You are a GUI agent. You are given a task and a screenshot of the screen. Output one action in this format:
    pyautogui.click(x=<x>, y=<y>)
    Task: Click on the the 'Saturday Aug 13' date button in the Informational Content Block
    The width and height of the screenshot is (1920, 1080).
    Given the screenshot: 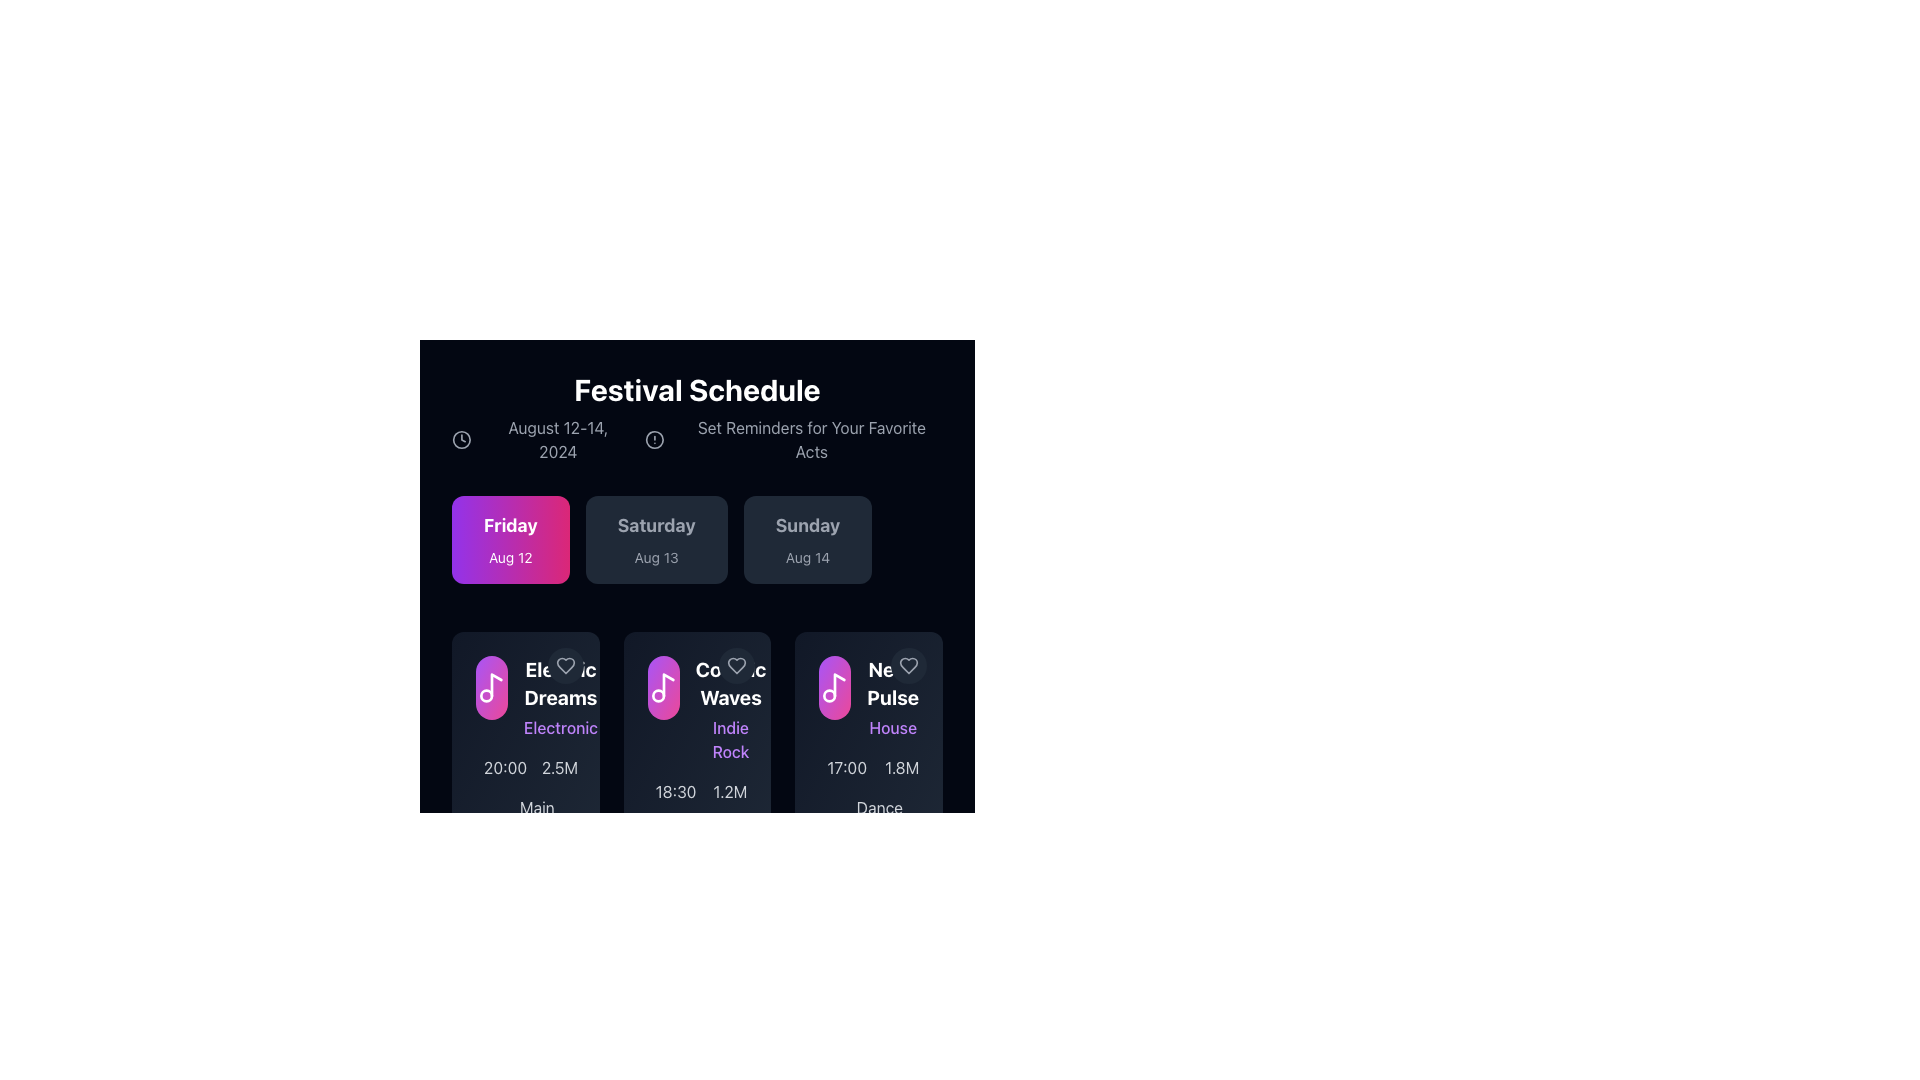 What is the action you would take?
    pyautogui.click(x=697, y=564)
    